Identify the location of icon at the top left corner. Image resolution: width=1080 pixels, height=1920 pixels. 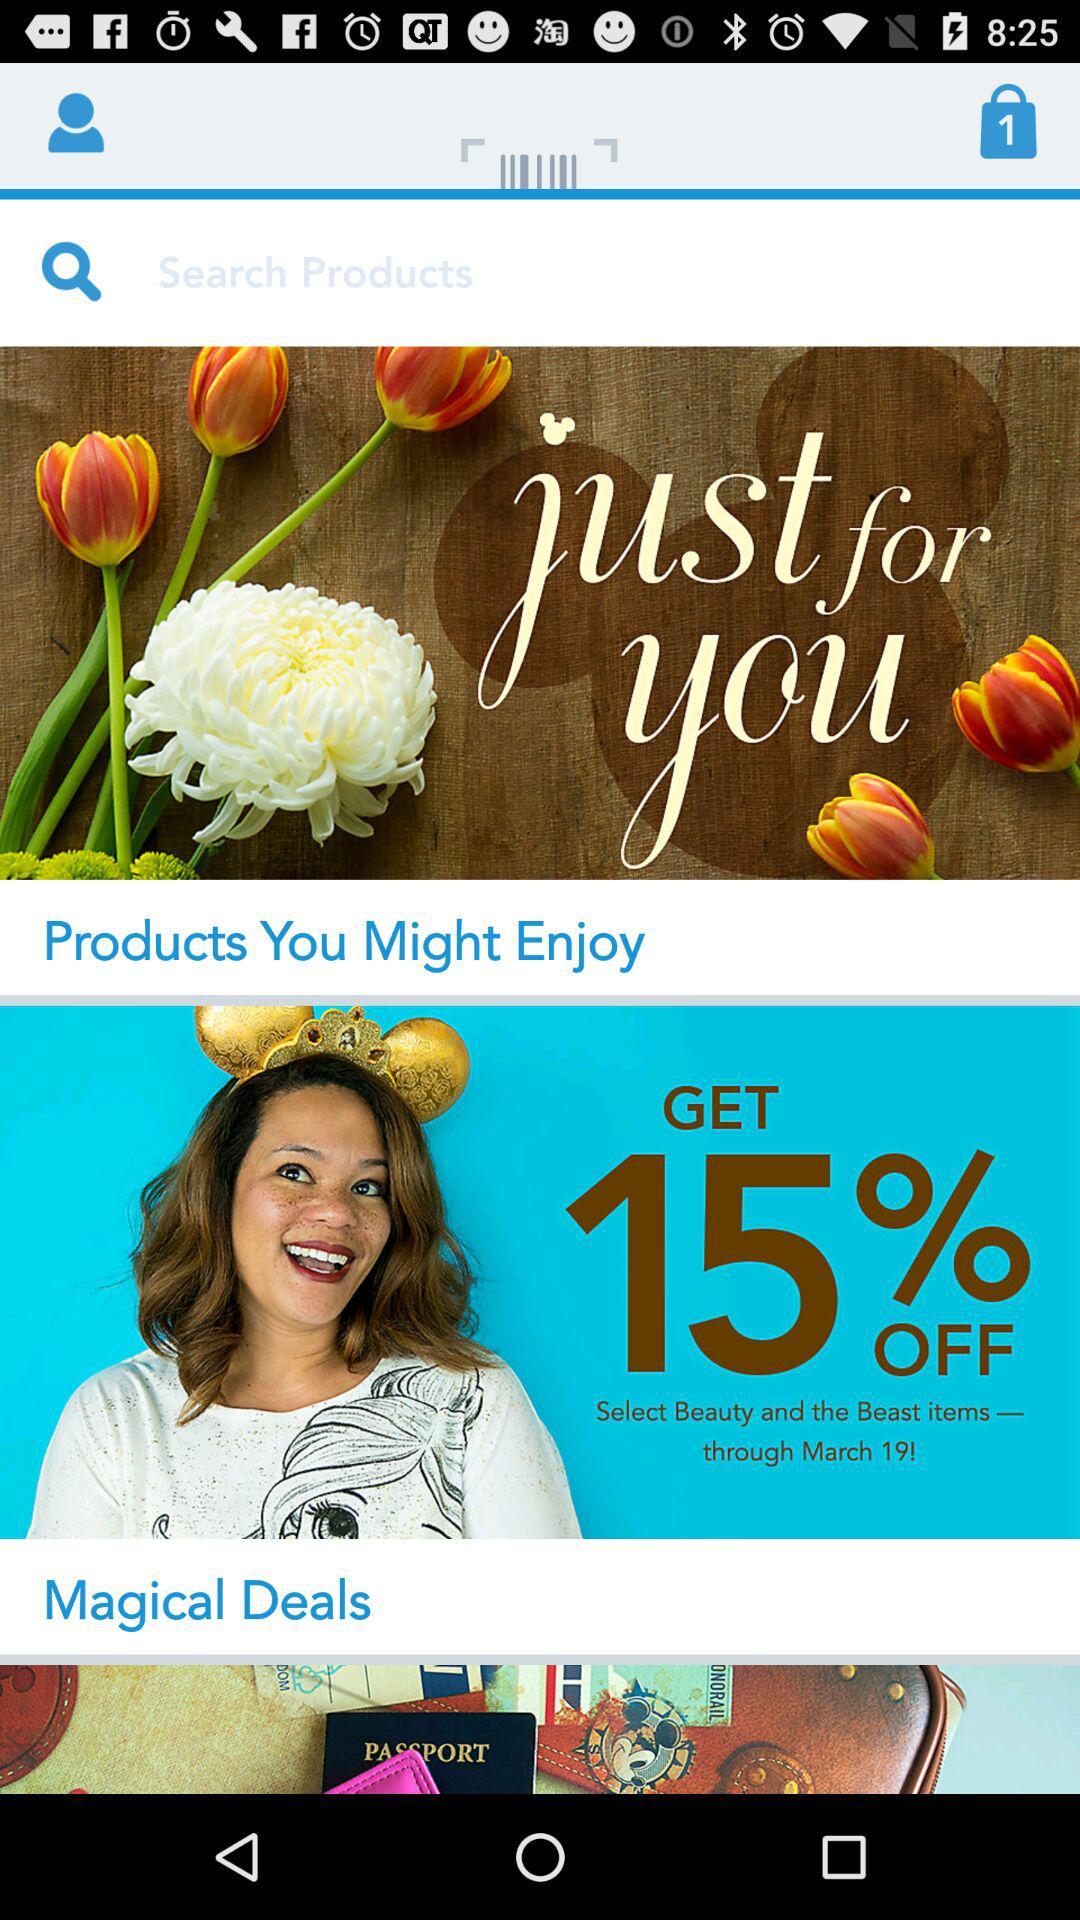
(72, 119).